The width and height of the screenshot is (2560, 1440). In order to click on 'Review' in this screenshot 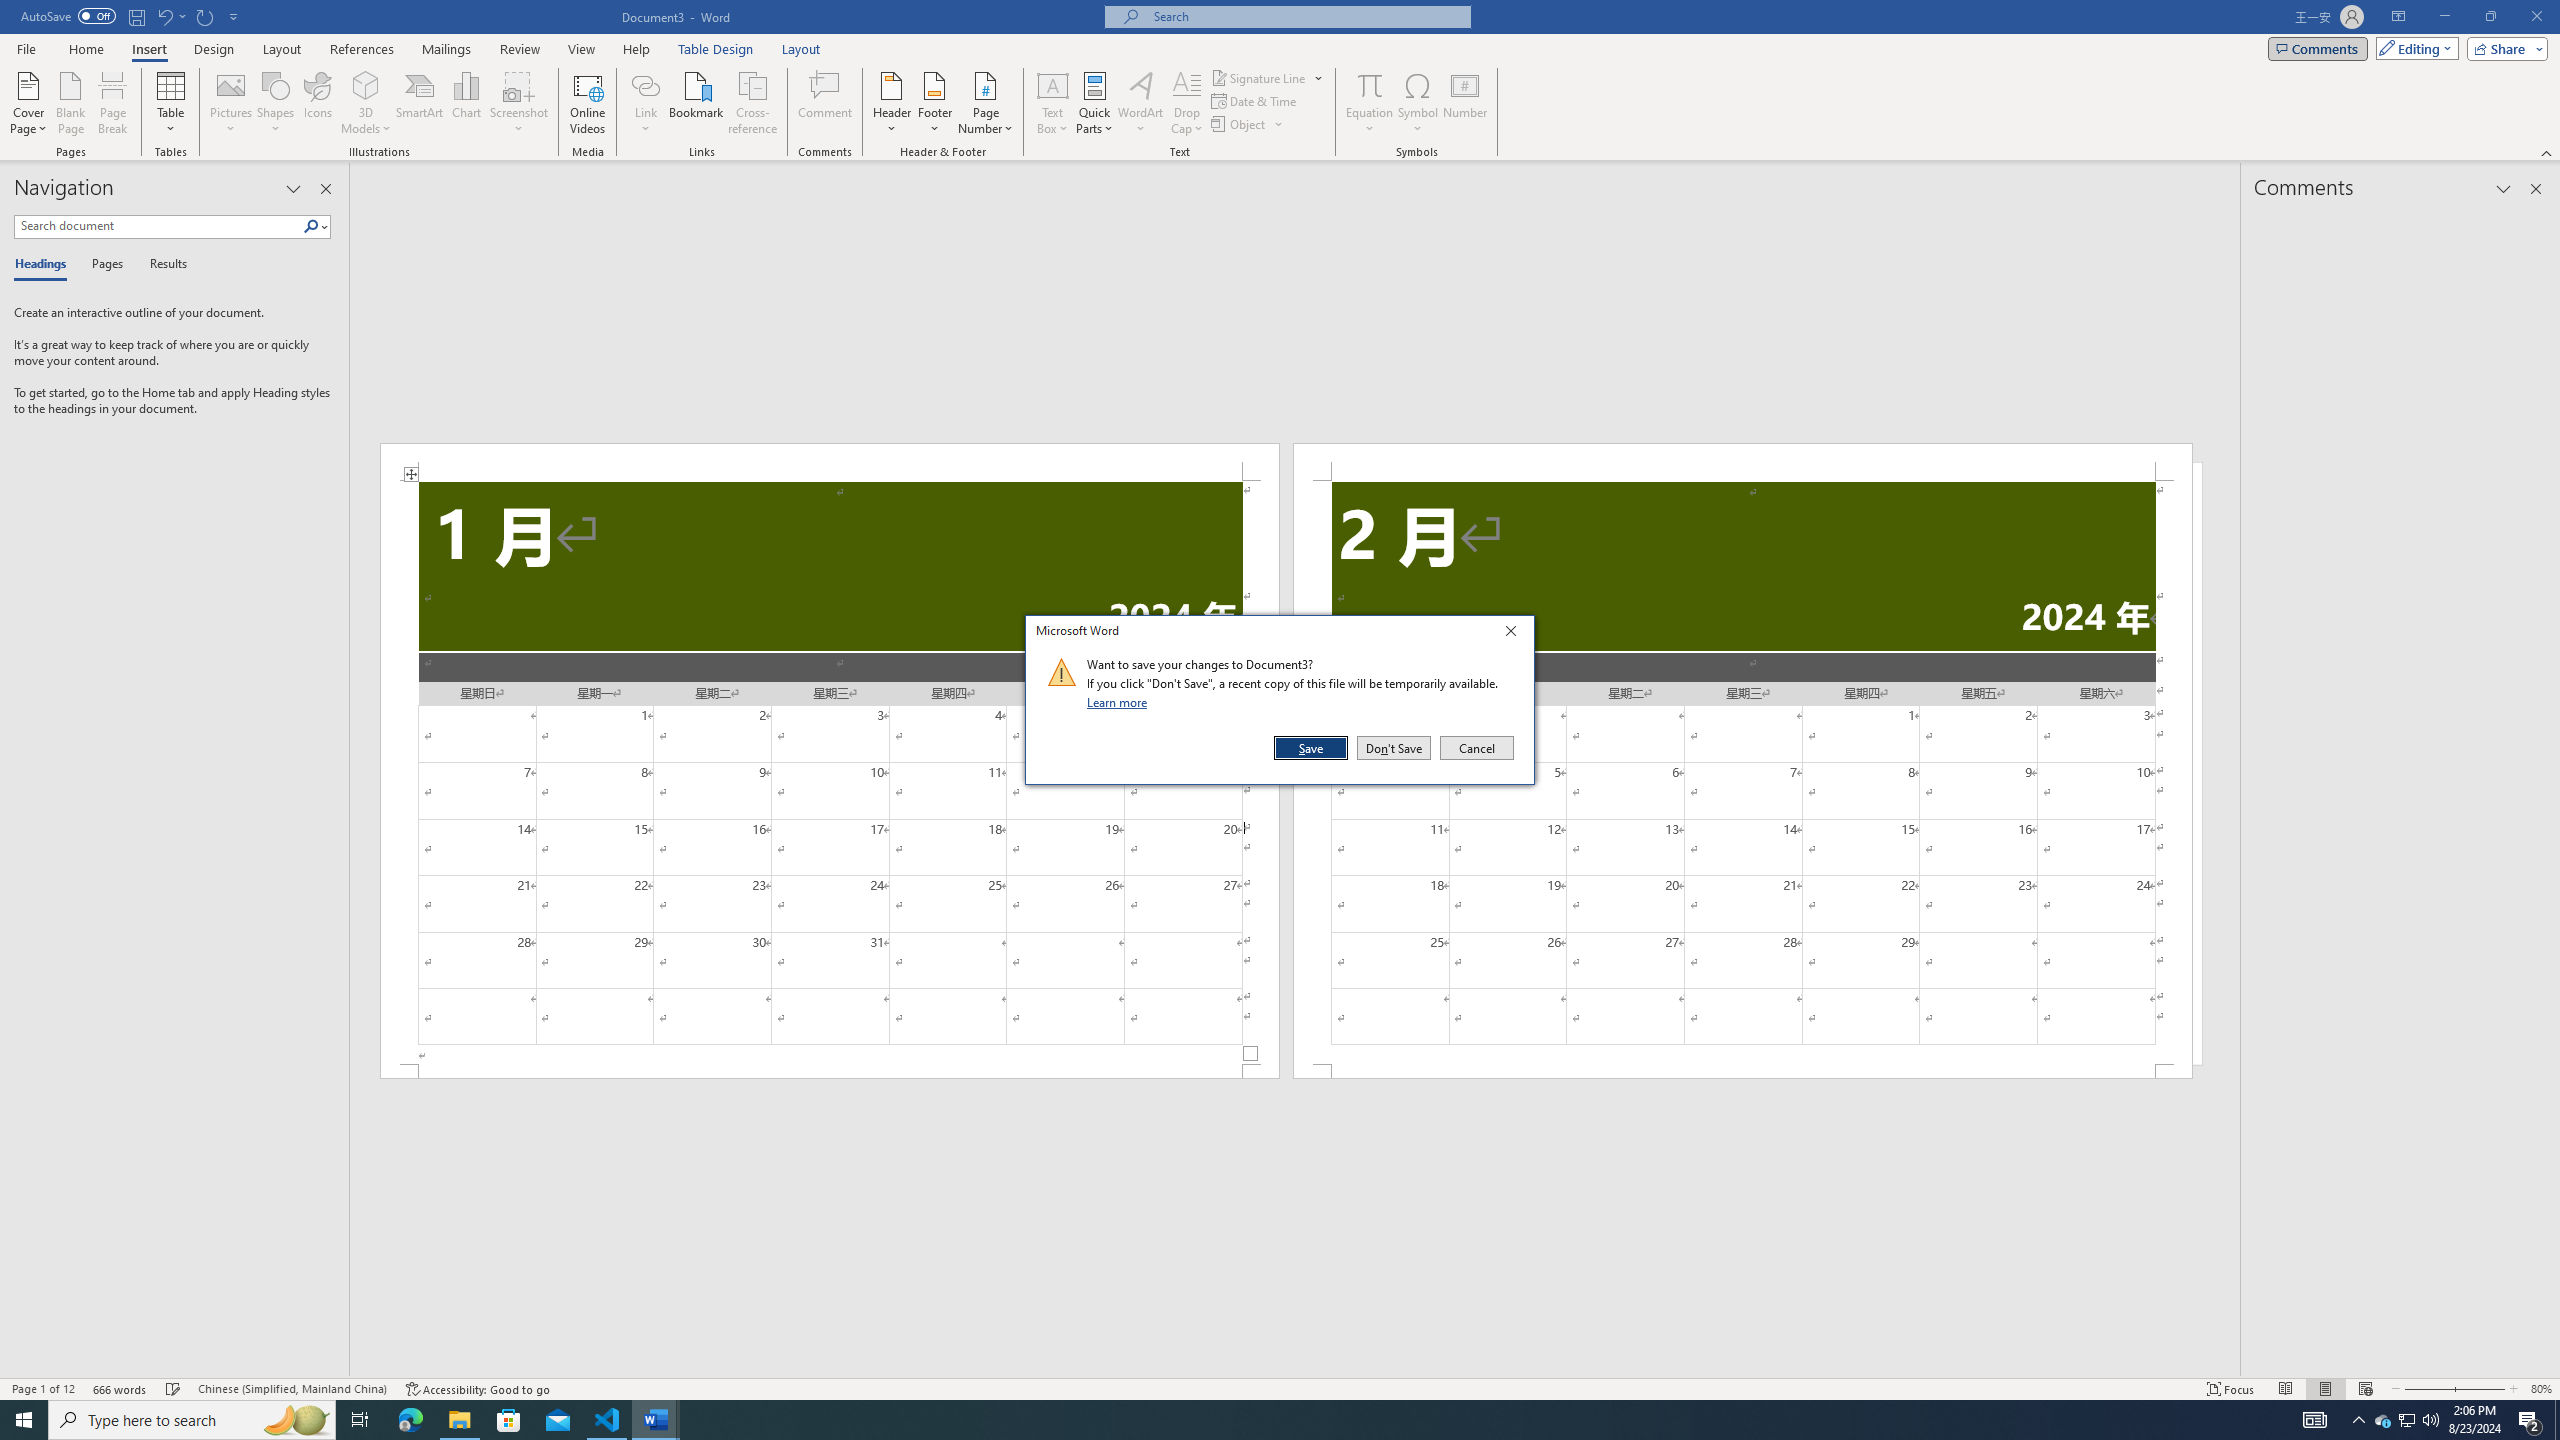, I will do `click(518, 49)`.